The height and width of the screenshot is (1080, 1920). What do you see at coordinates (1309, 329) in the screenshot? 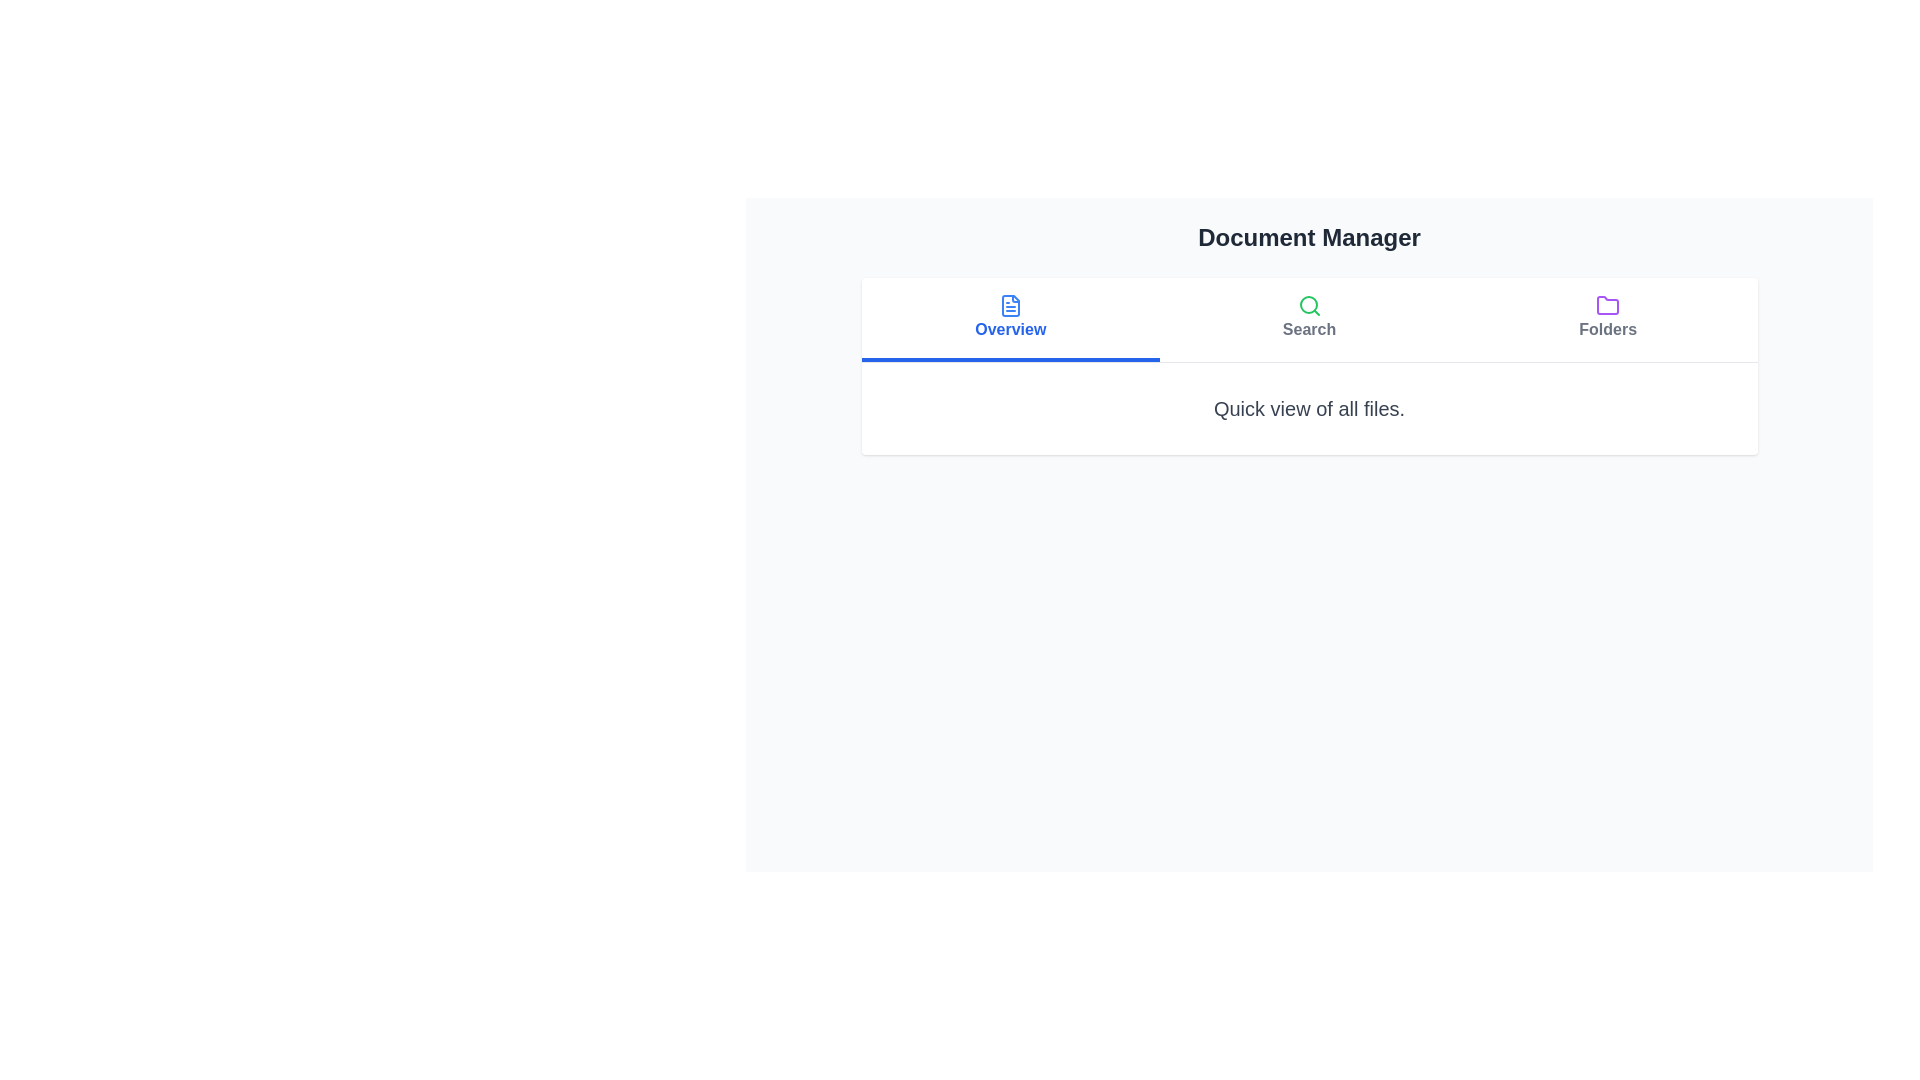
I see `the label that clarifies the purpose of the associated search icon, positioned beneath the green search icon and between 'Overview' and 'Folders' options in the document manager interface` at bounding box center [1309, 329].